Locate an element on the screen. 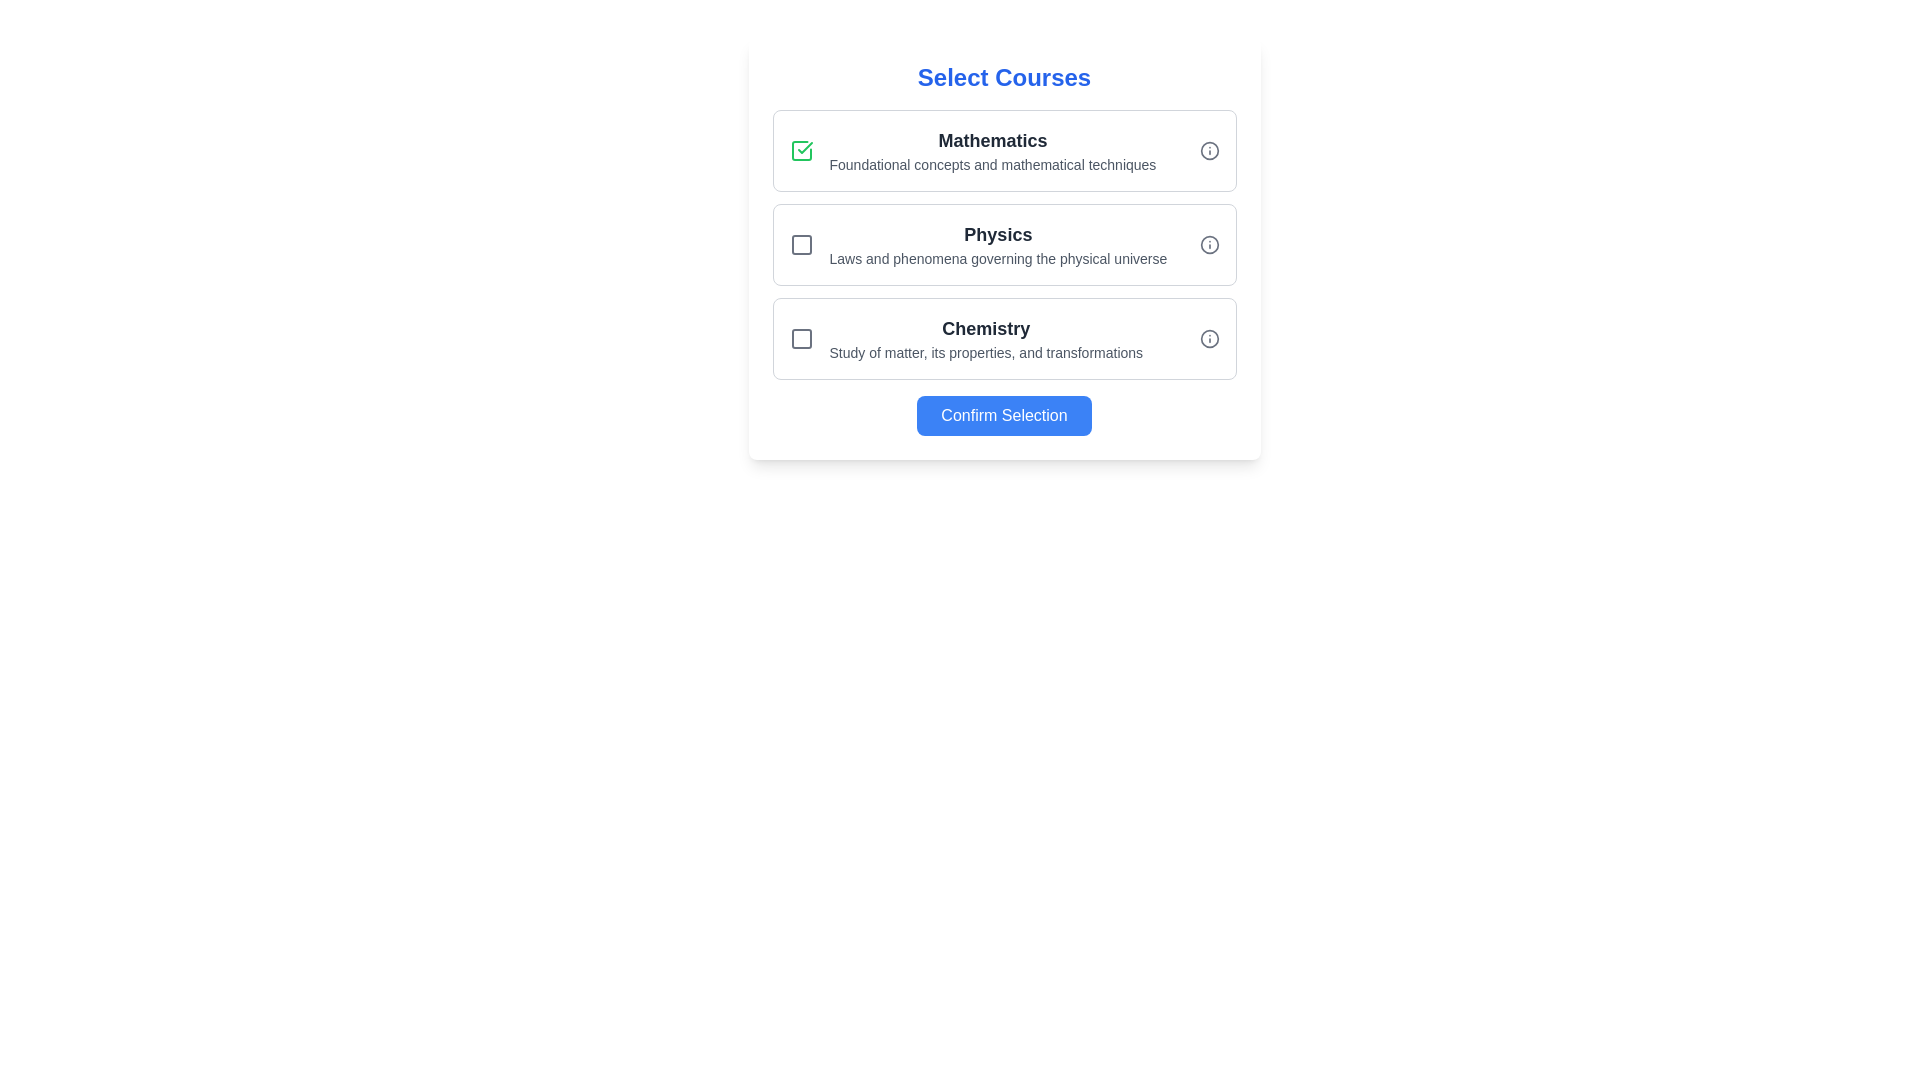 The height and width of the screenshot is (1080, 1920). the second selectable option labeled 'Physics' is located at coordinates (978, 244).